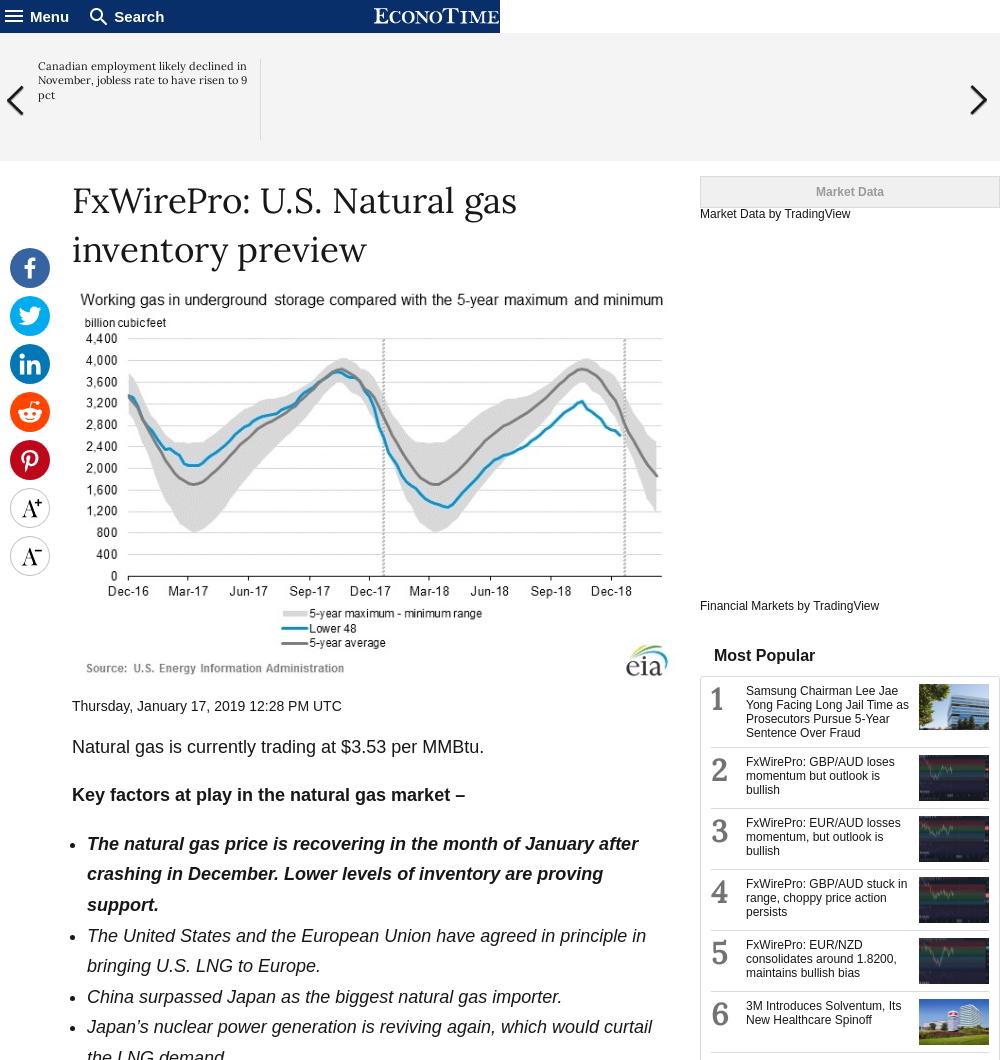 This screenshot has height=1060, width=1000. What do you see at coordinates (746, 606) in the screenshot?
I see `'Financial Markets'` at bounding box center [746, 606].